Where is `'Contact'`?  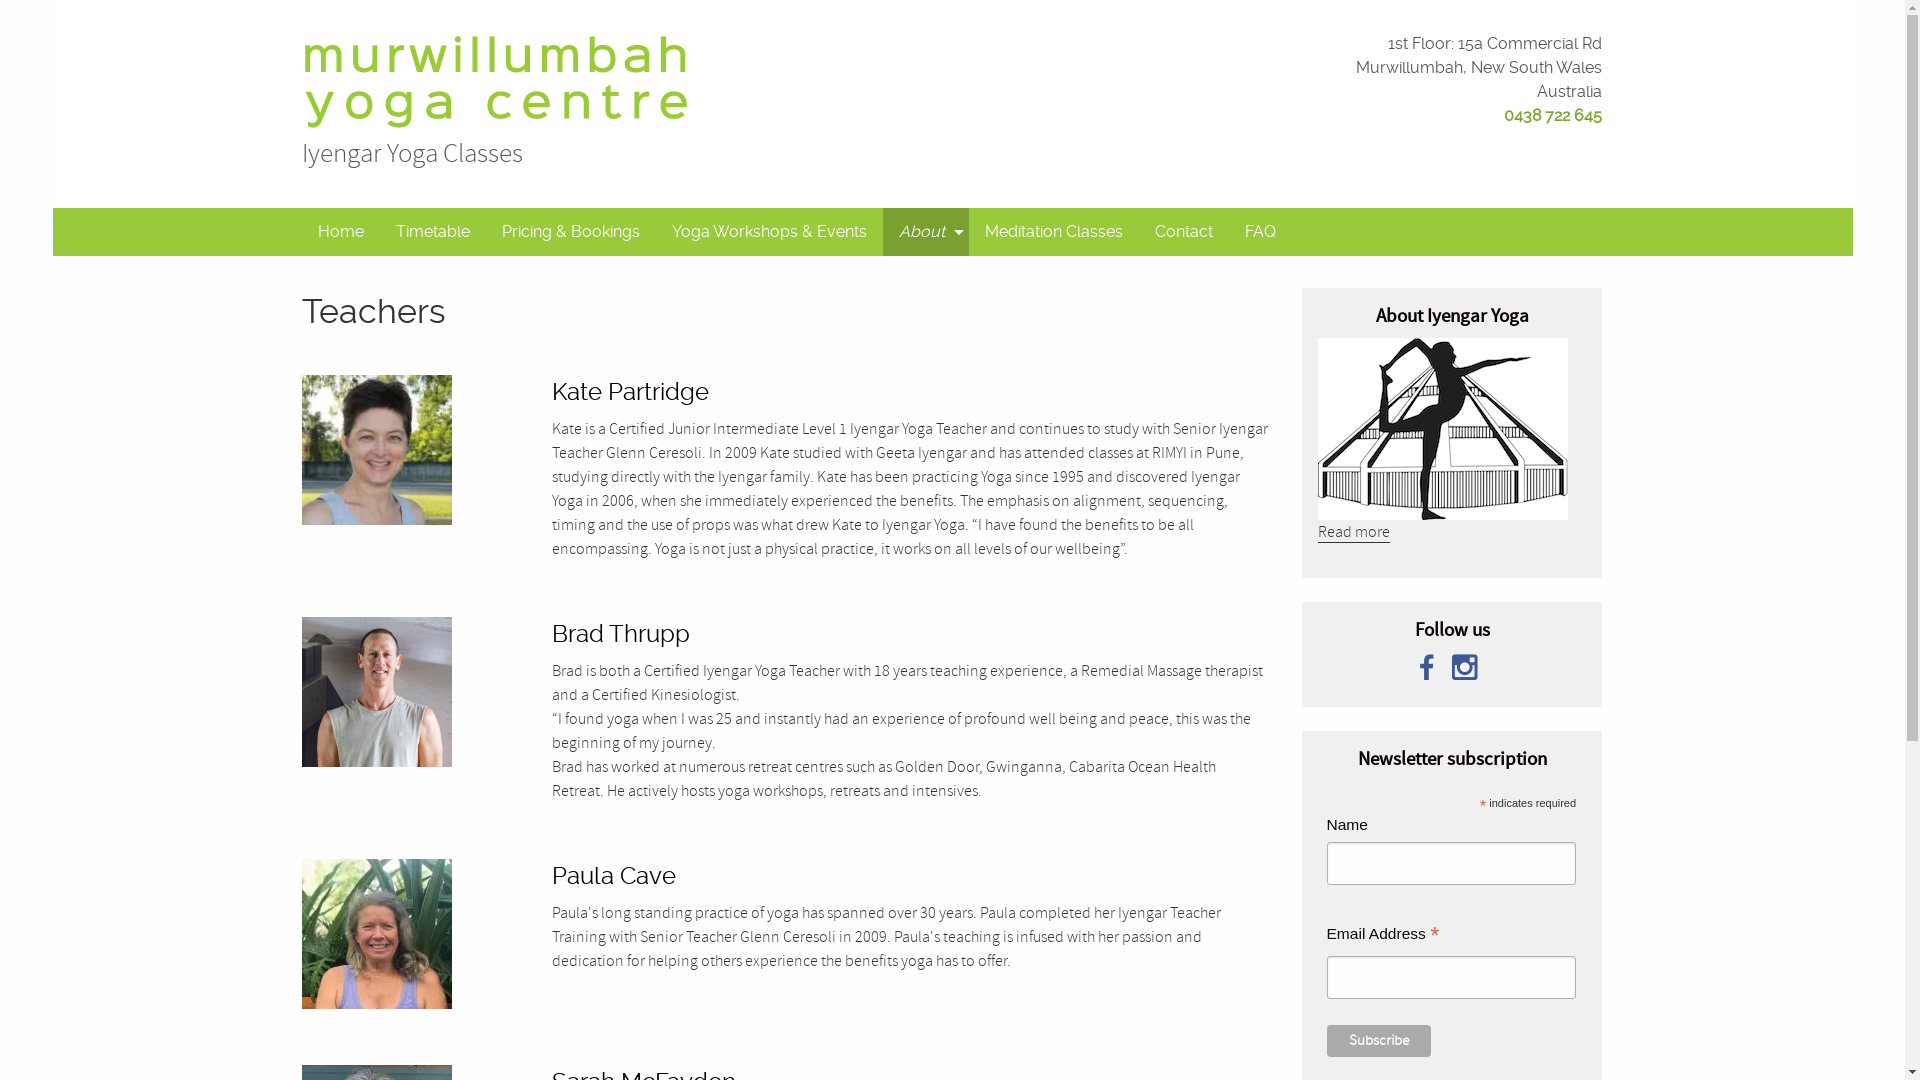
'Contact' is located at coordinates (1184, 230).